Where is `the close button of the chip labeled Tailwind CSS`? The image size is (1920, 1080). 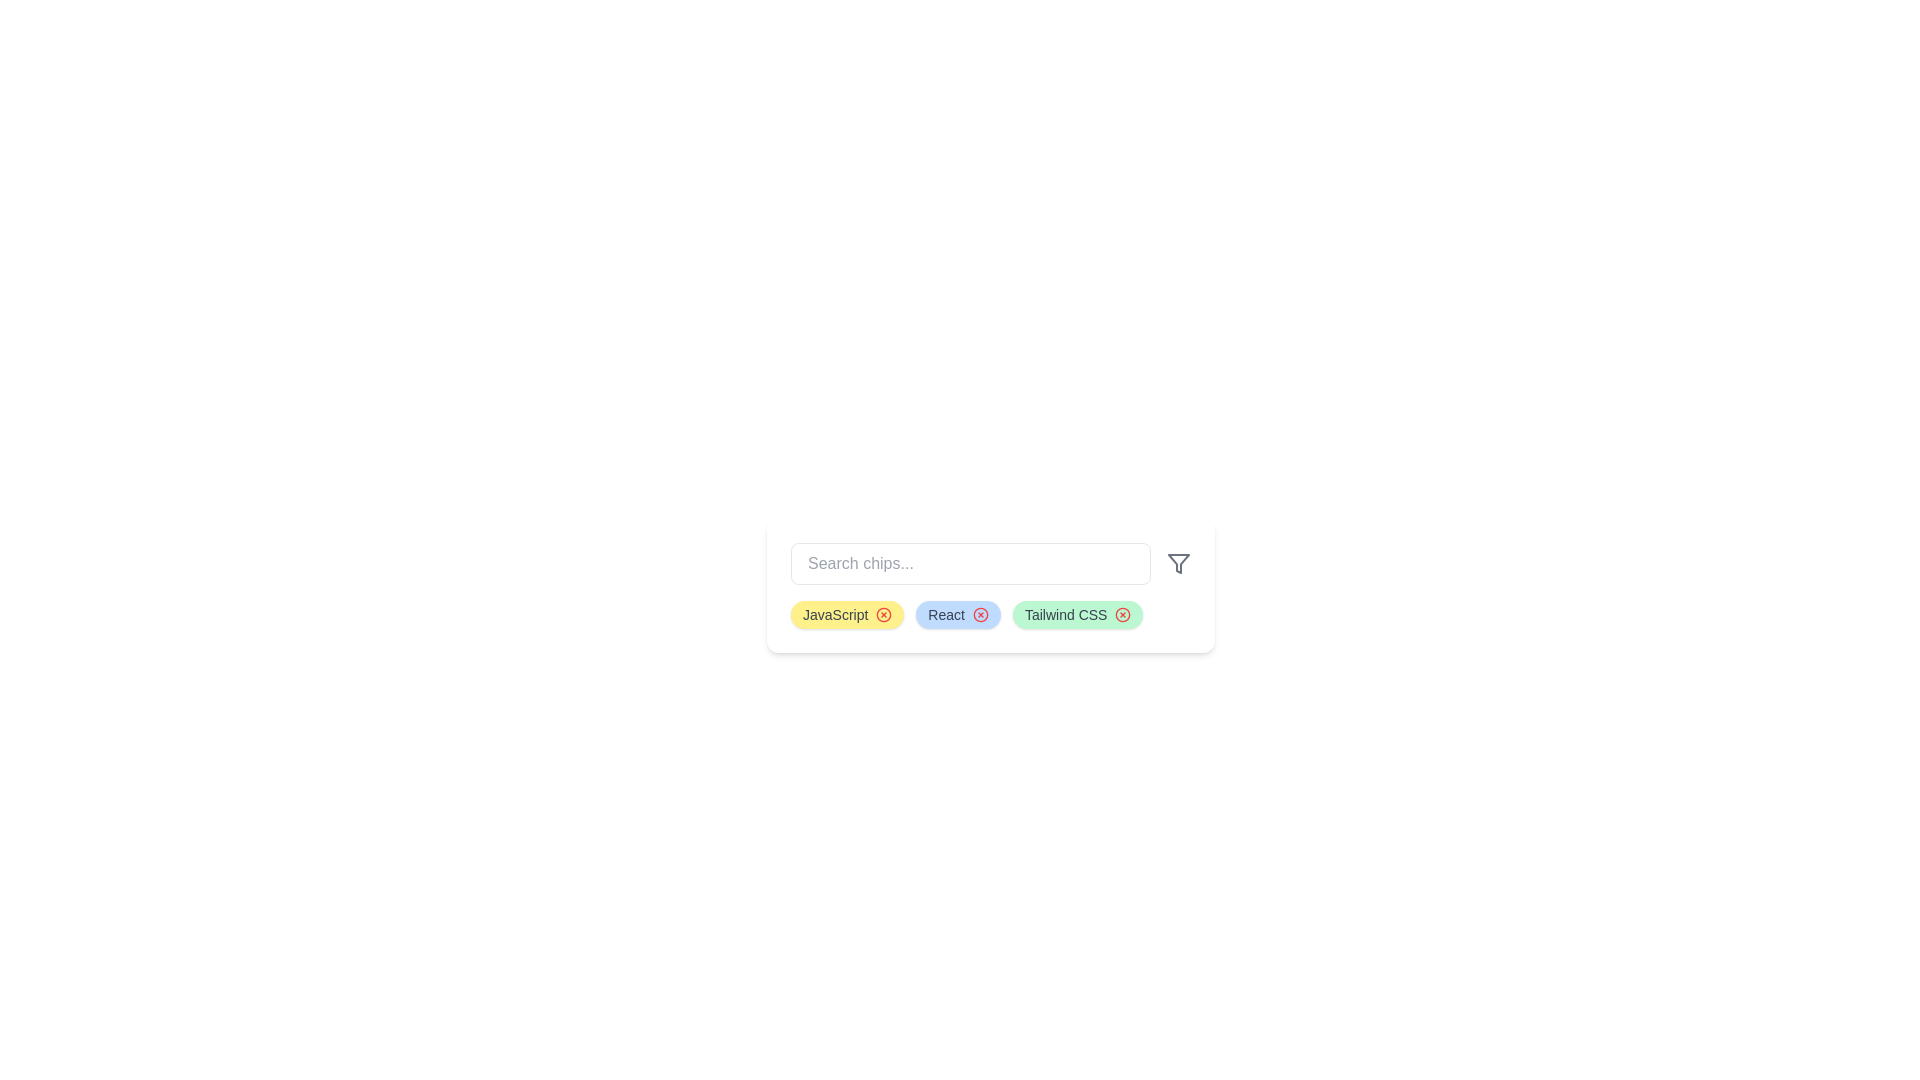
the close button of the chip labeled Tailwind CSS is located at coordinates (1123, 613).